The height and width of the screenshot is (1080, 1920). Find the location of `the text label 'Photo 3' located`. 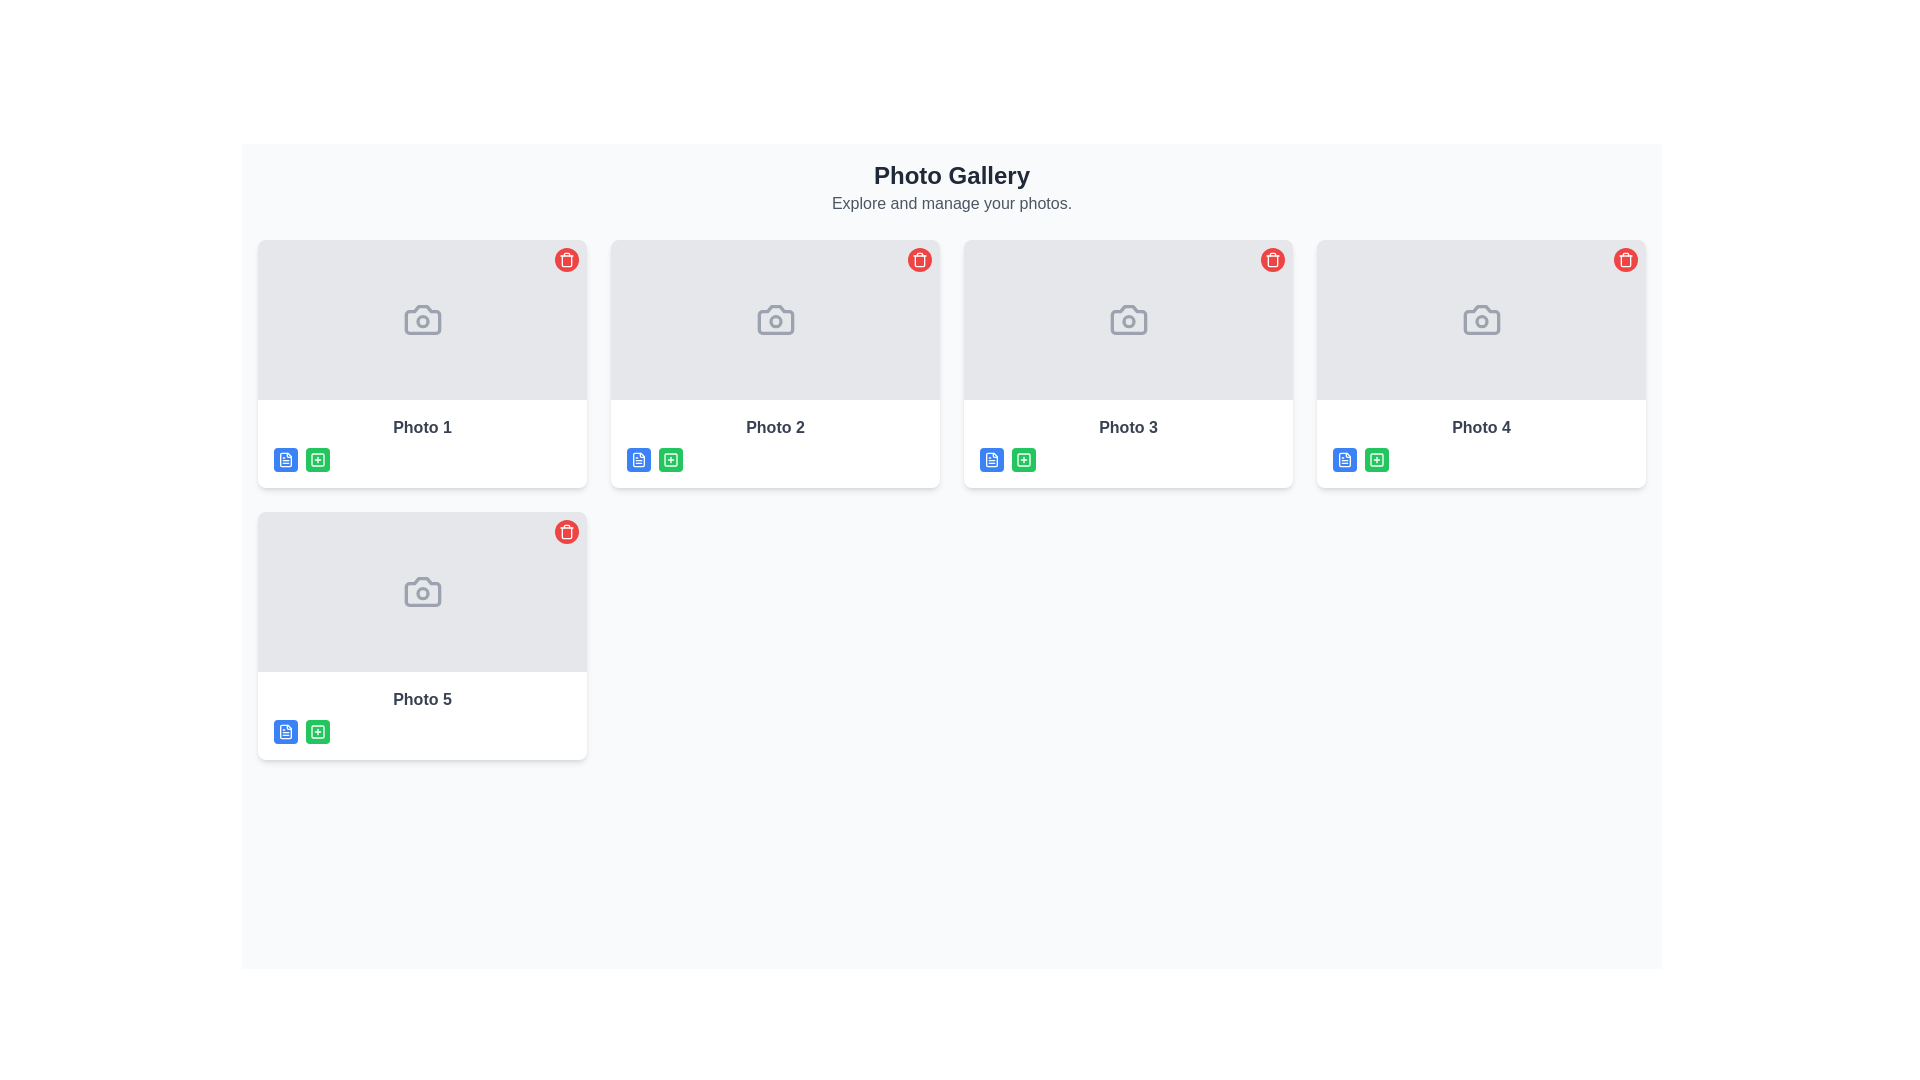

the text label 'Photo 3' located is located at coordinates (1128, 442).